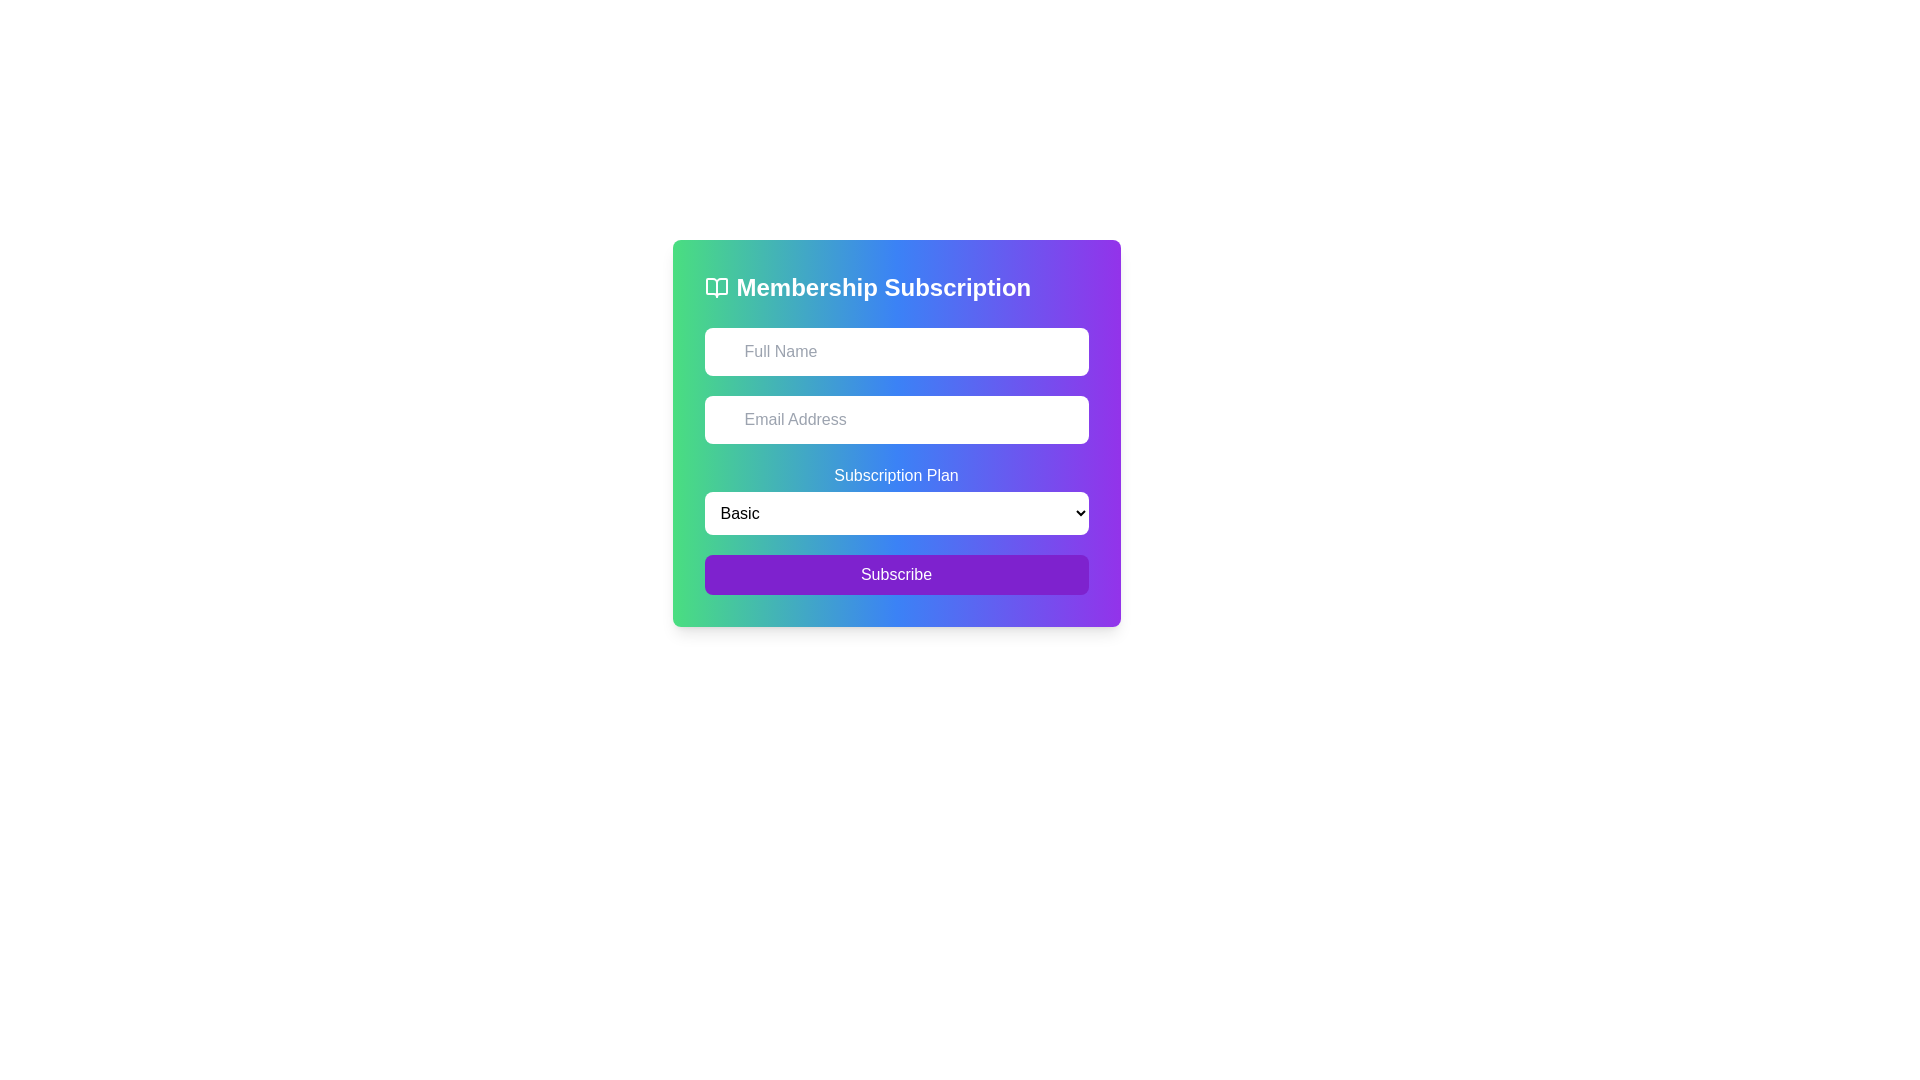  I want to click on the Text Input field for entering the full name, located below the 'Membership Subscription' heading, so click(895, 350).